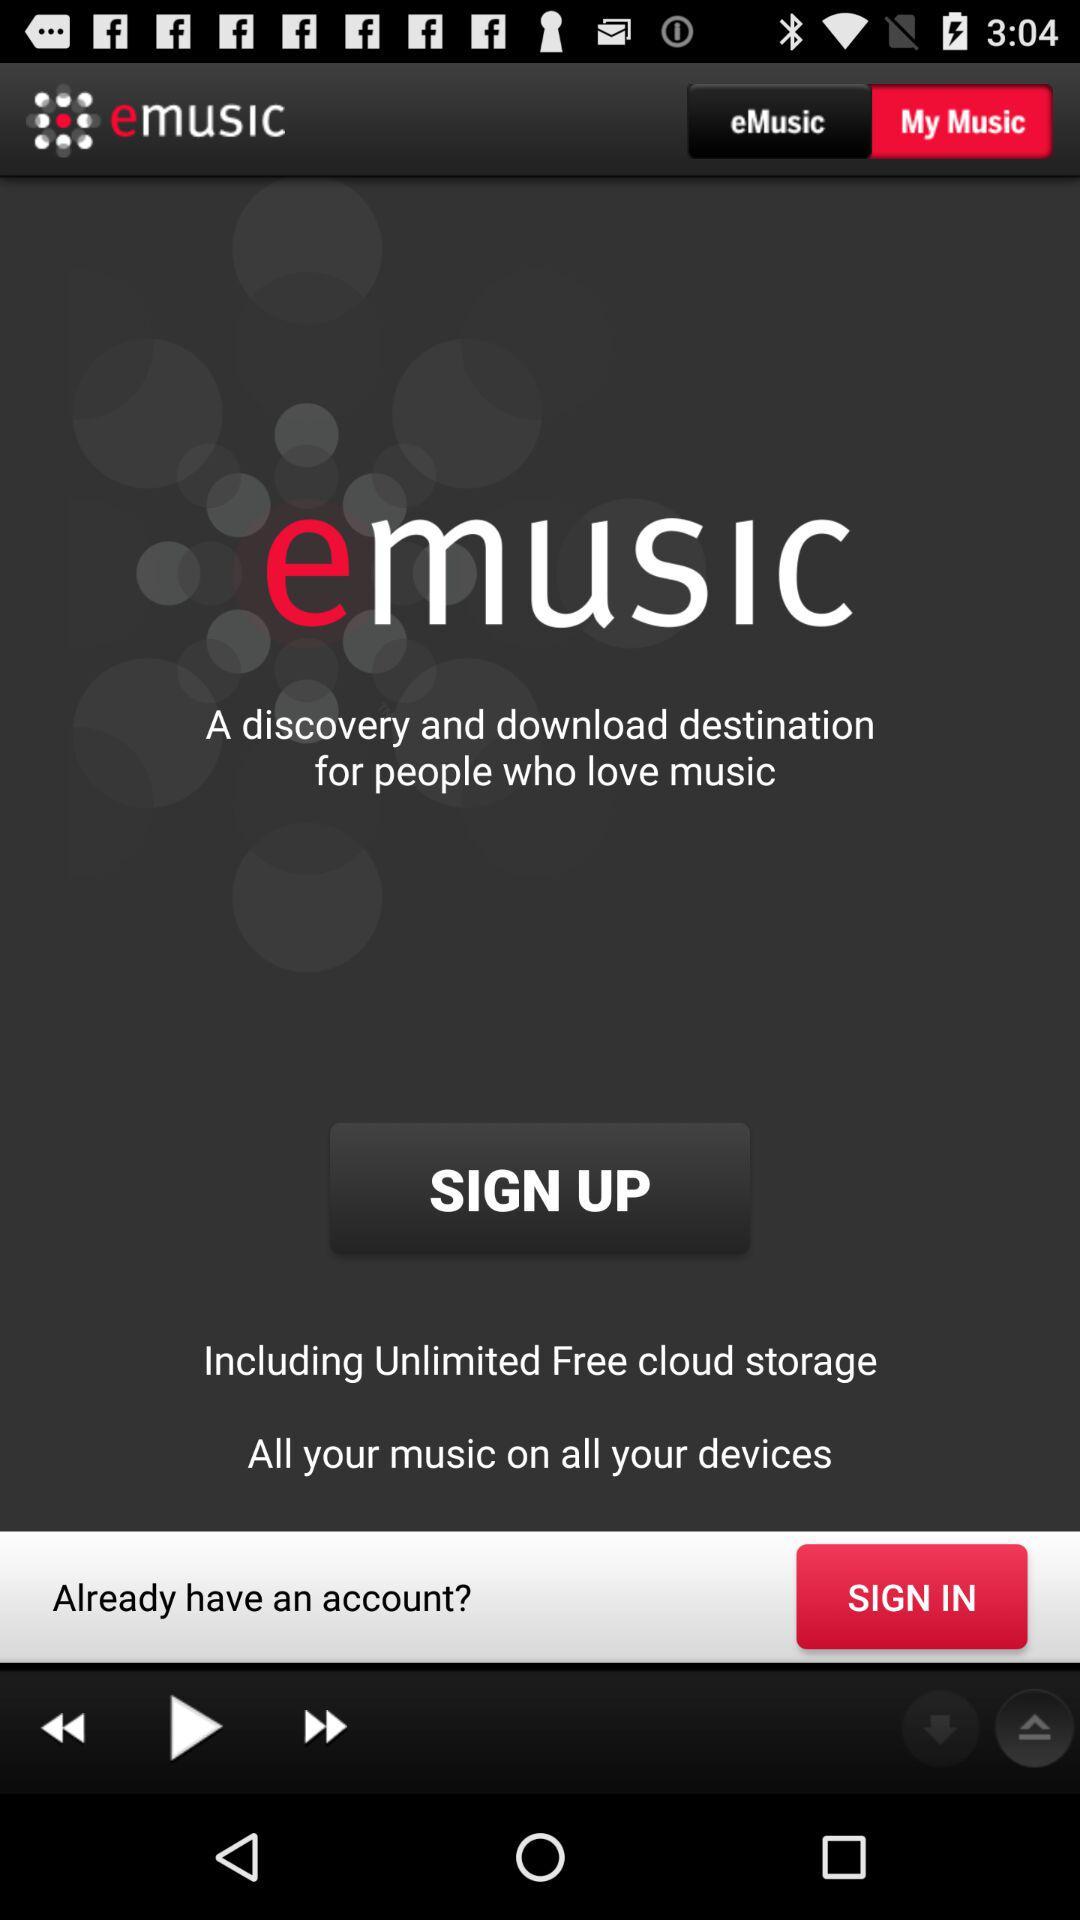  What do you see at coordinates (324, 1728) in the screenshot?
I see `the icon next to sign in button` at bounding box center [324, 1728].